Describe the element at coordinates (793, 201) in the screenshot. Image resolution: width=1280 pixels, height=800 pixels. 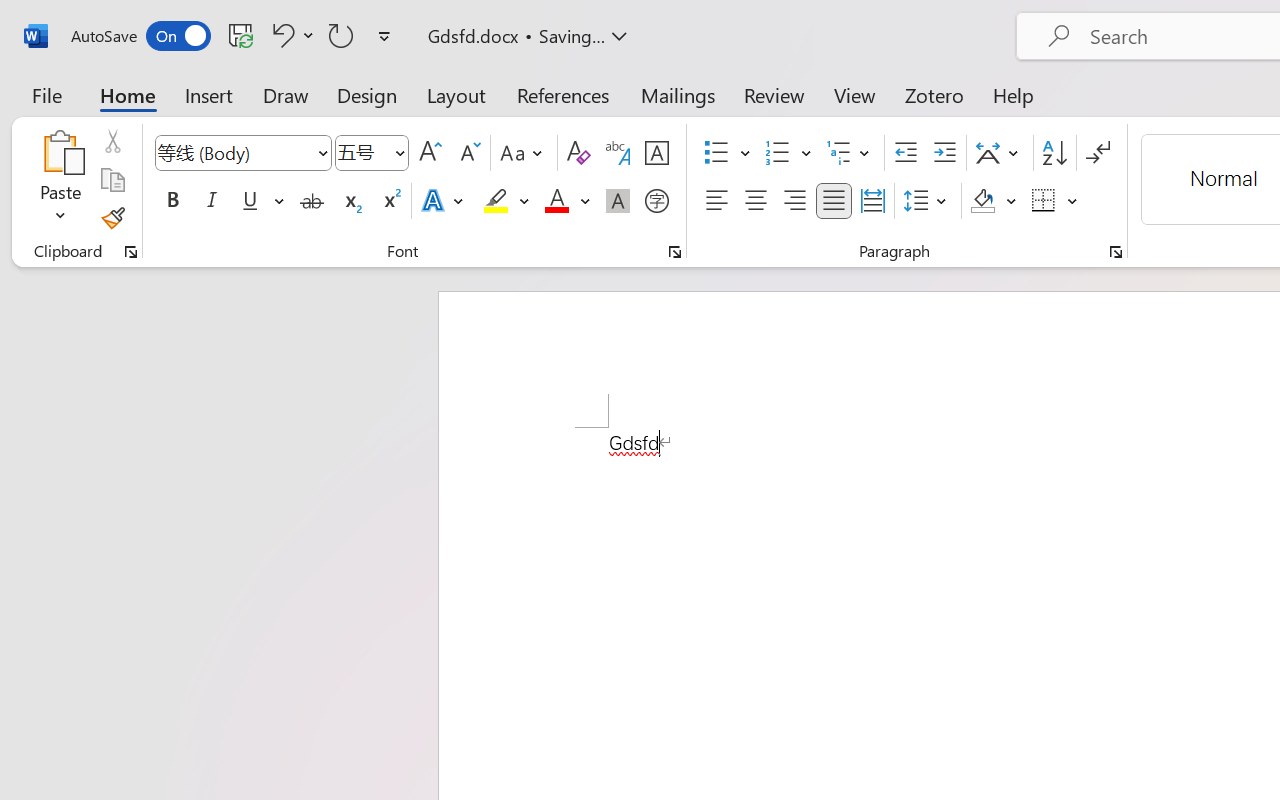
I see `'Align Right'` at that location.